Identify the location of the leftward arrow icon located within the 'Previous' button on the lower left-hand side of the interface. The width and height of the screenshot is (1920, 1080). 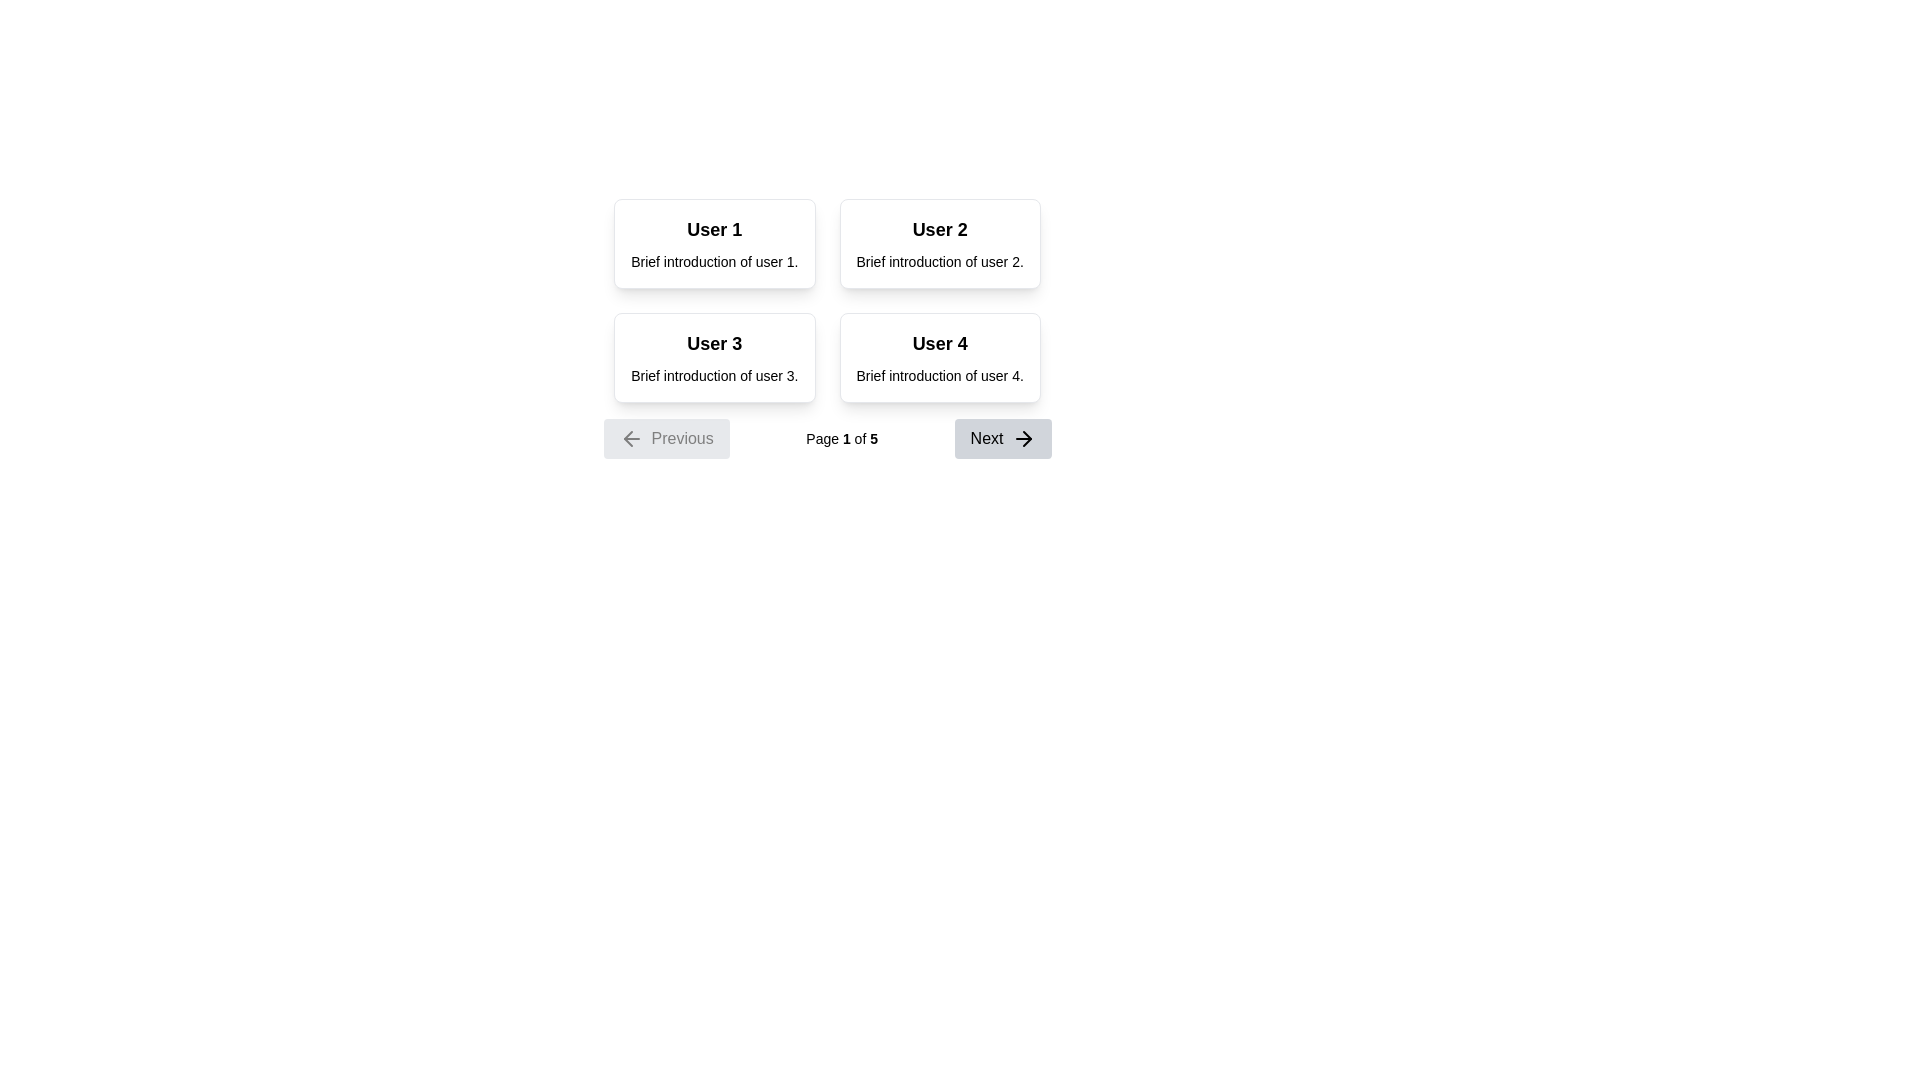
(627, 438).